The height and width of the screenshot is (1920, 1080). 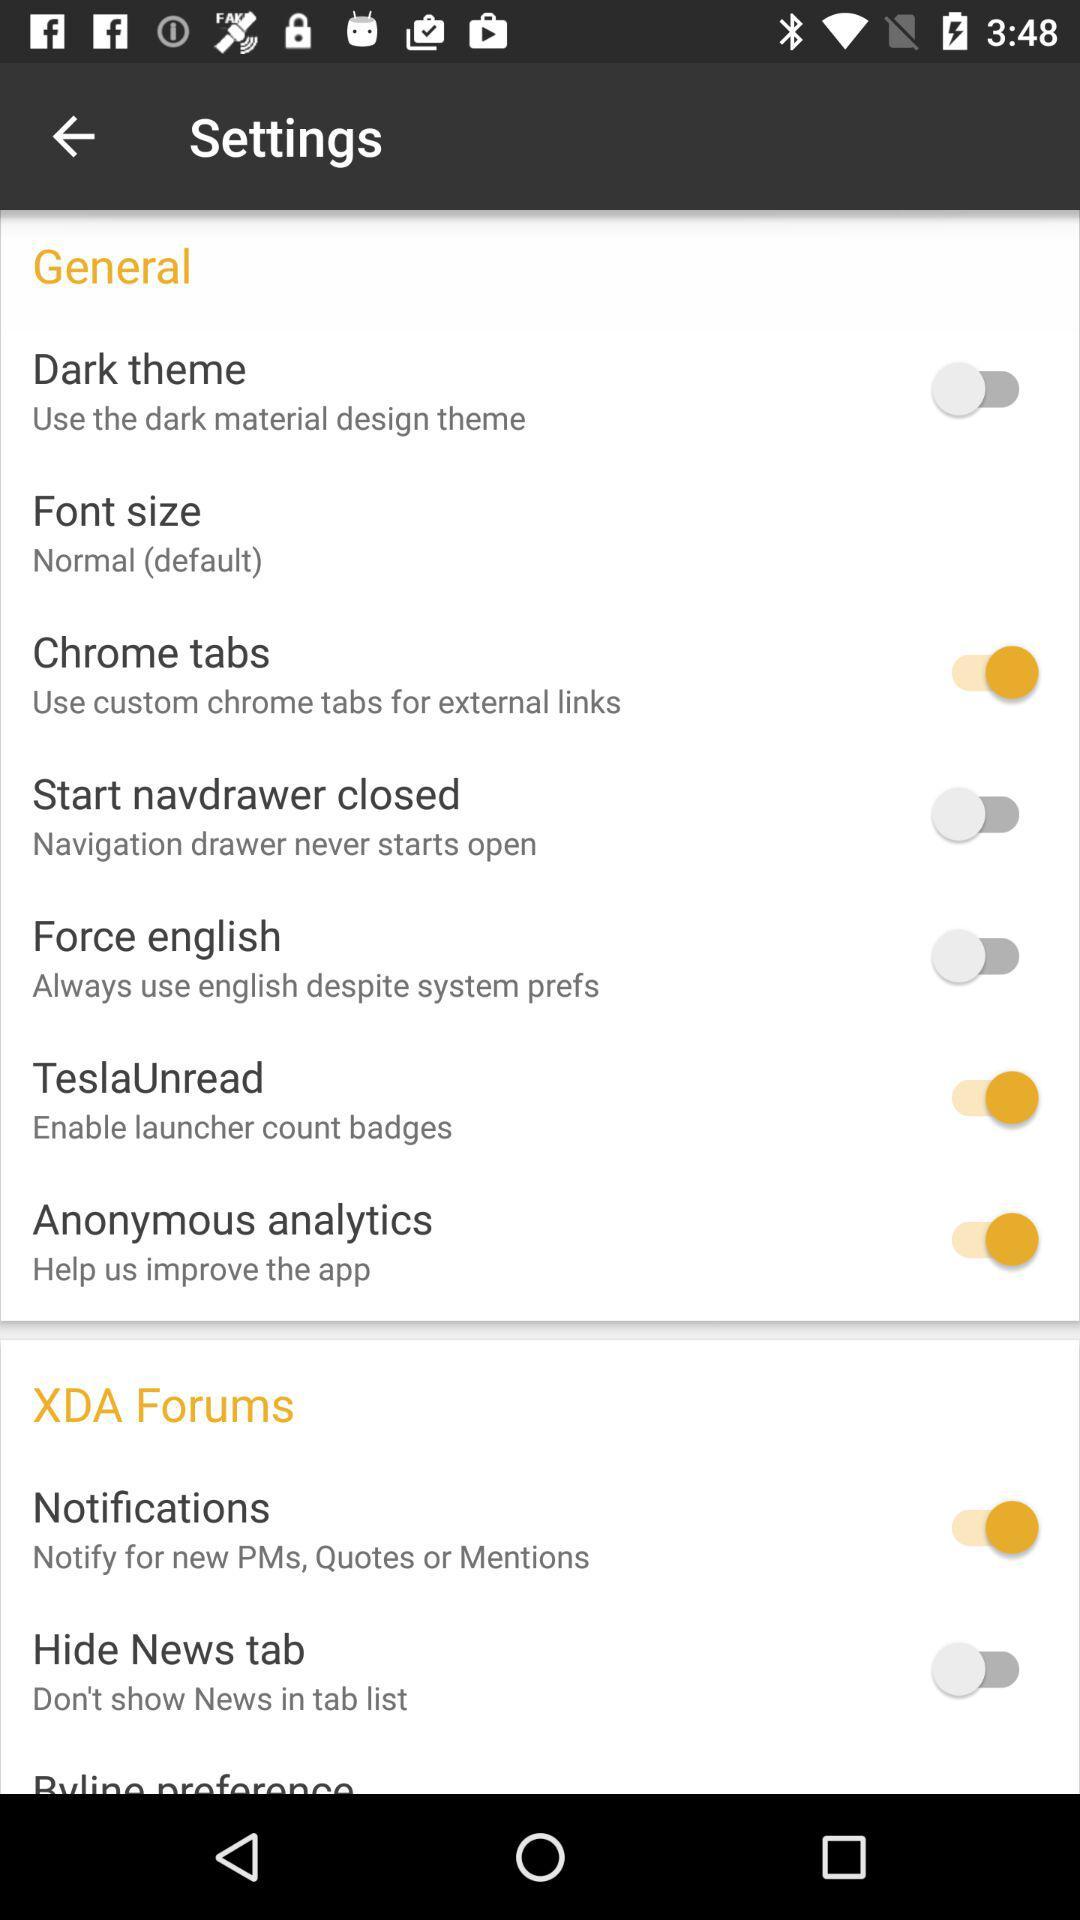 I want to click on enable launcher count badges, so click(x=984, y=1096).